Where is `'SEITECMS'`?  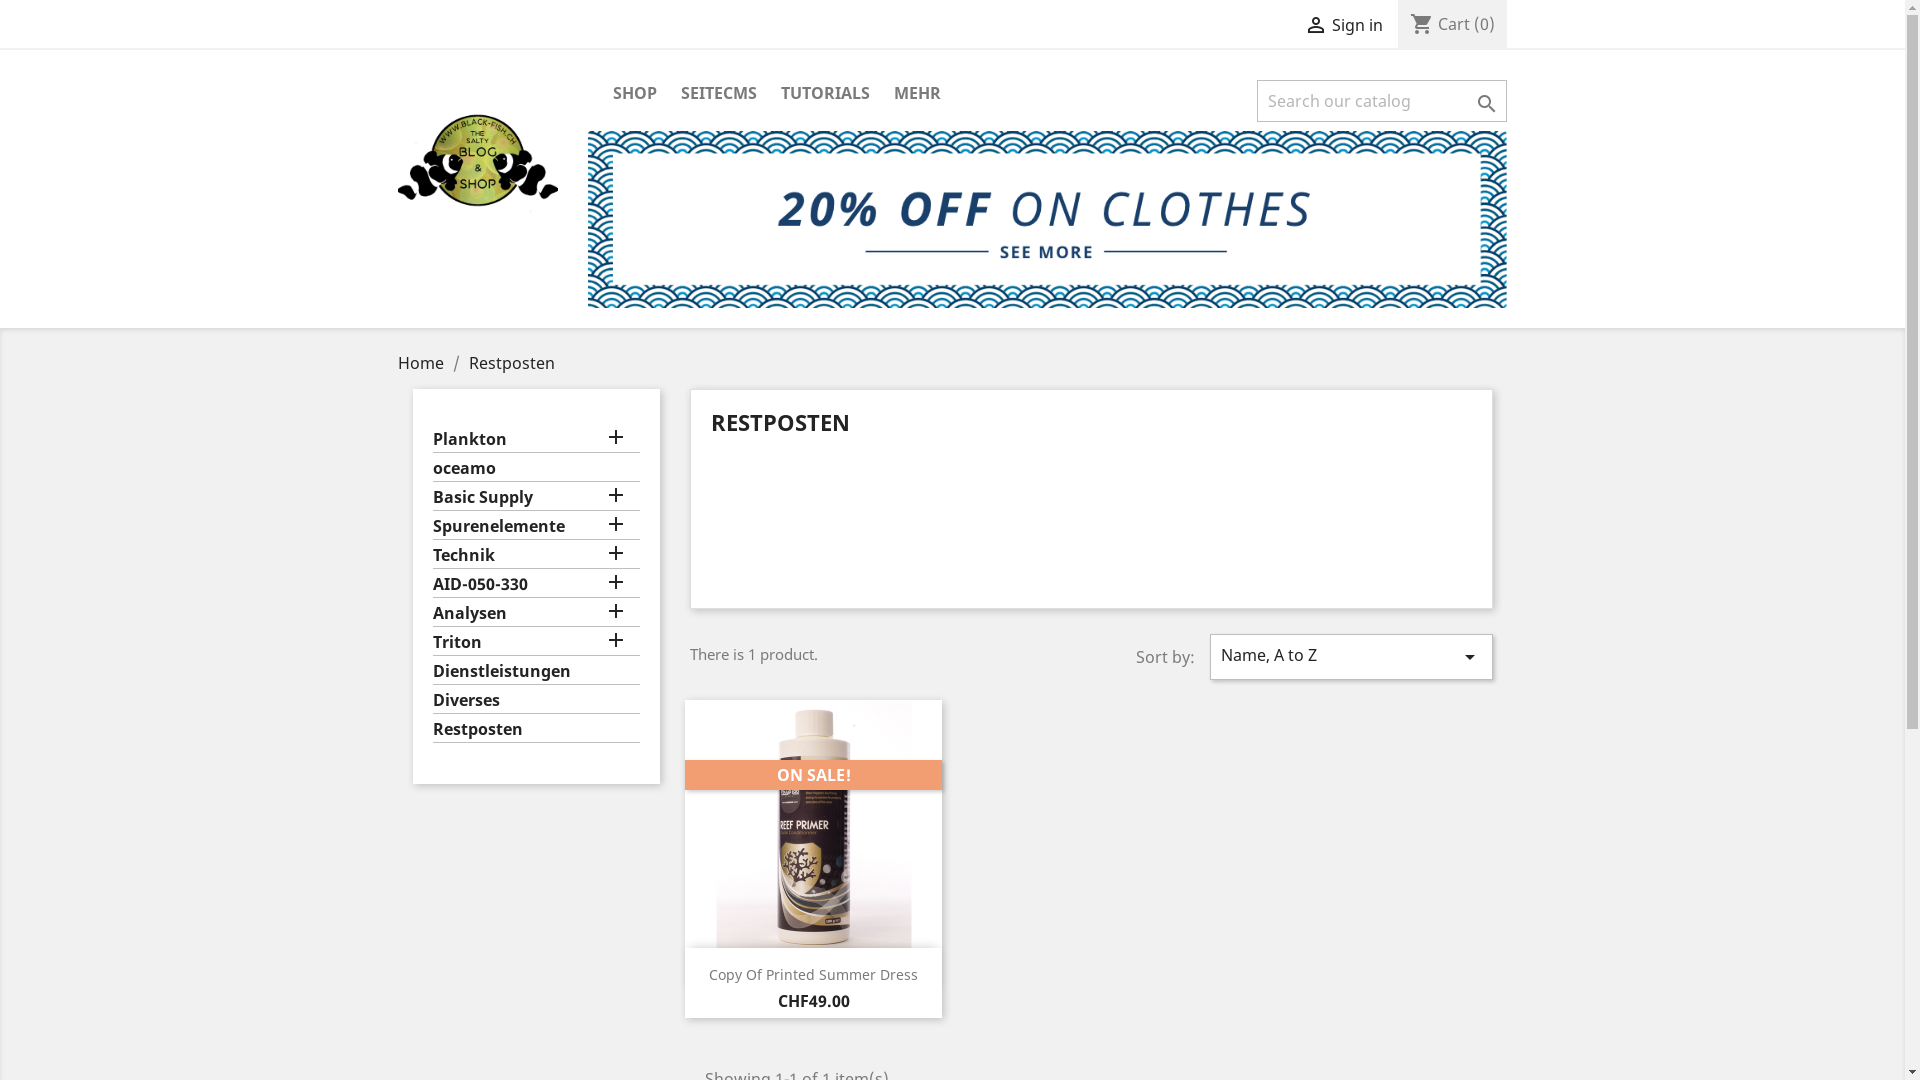 'SEITECMS' is located at coordinates (718, 94).